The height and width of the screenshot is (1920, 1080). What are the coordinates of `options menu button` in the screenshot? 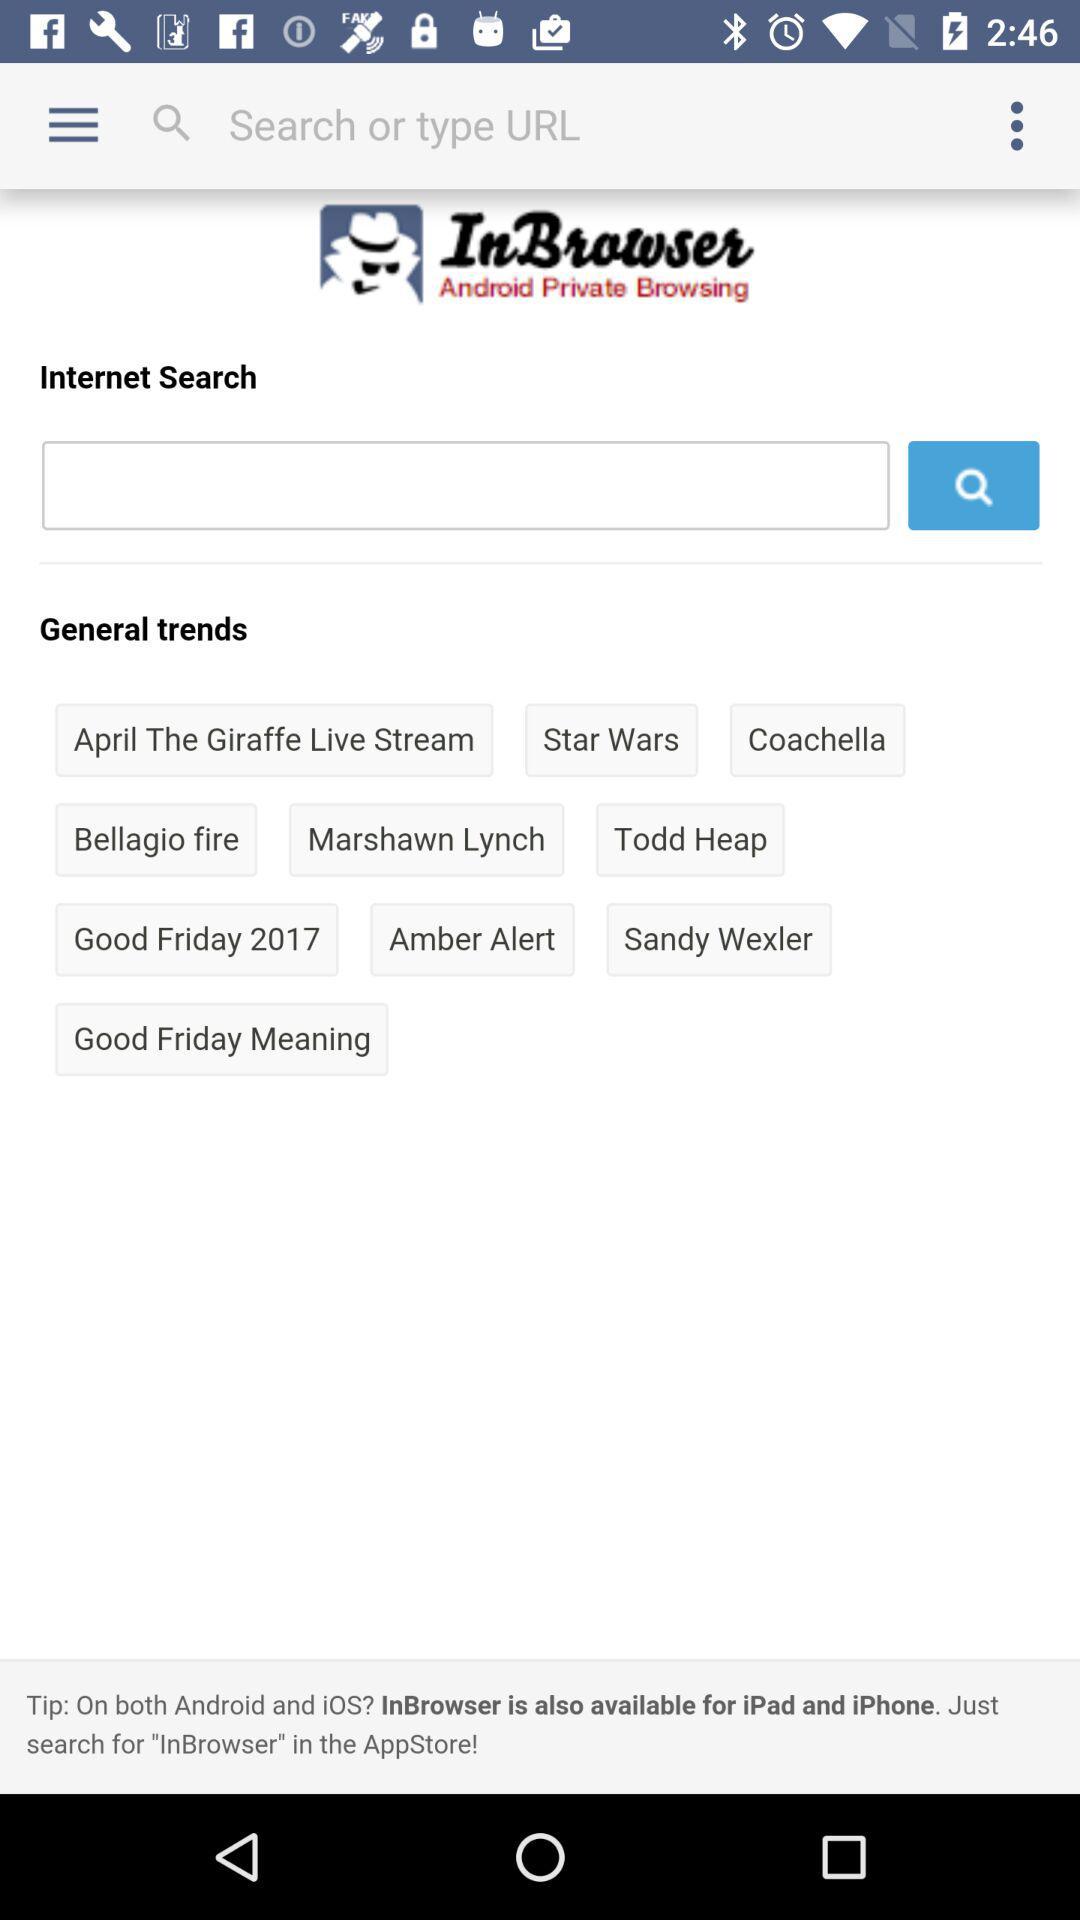 It's located at (1017, 124).